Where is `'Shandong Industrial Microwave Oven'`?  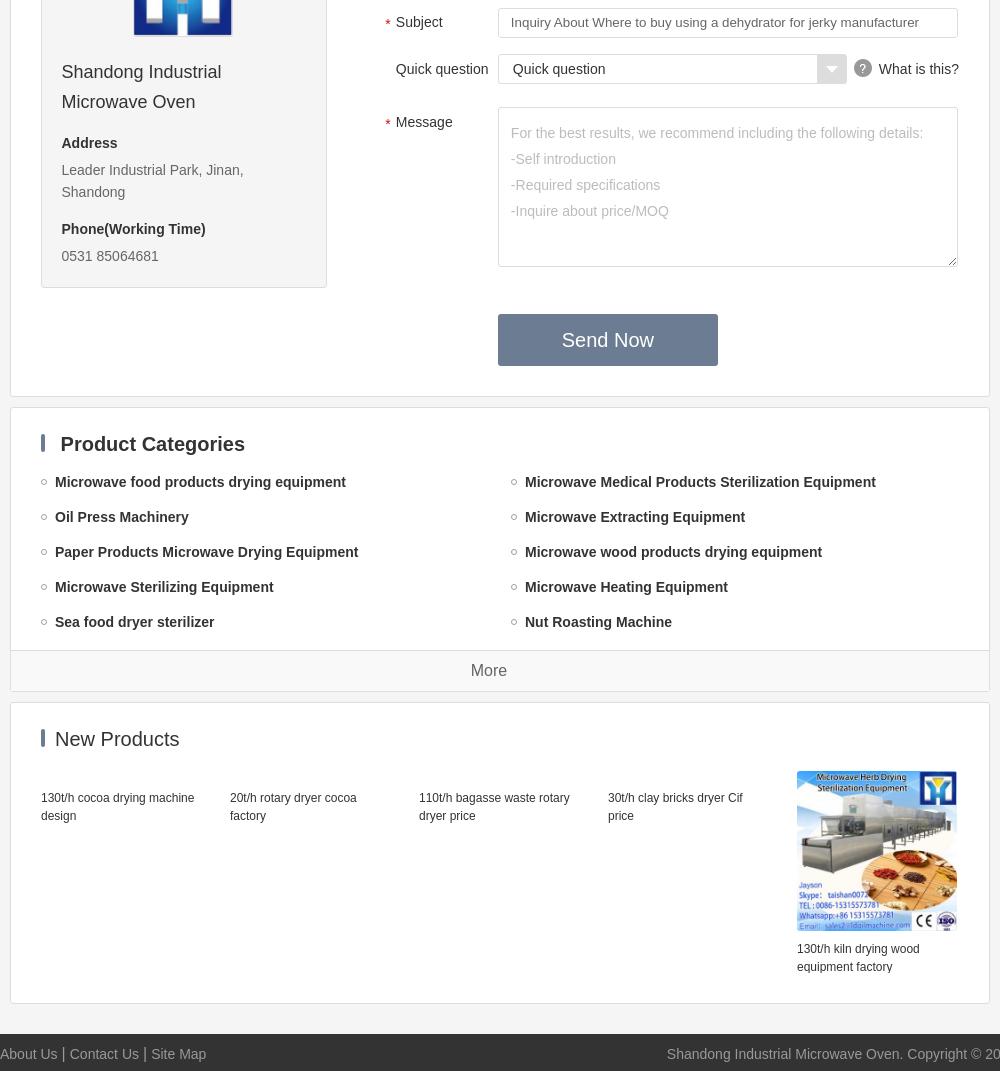
'Shandong Industrial Microwave Oven' is located at coordinates (141, 86).